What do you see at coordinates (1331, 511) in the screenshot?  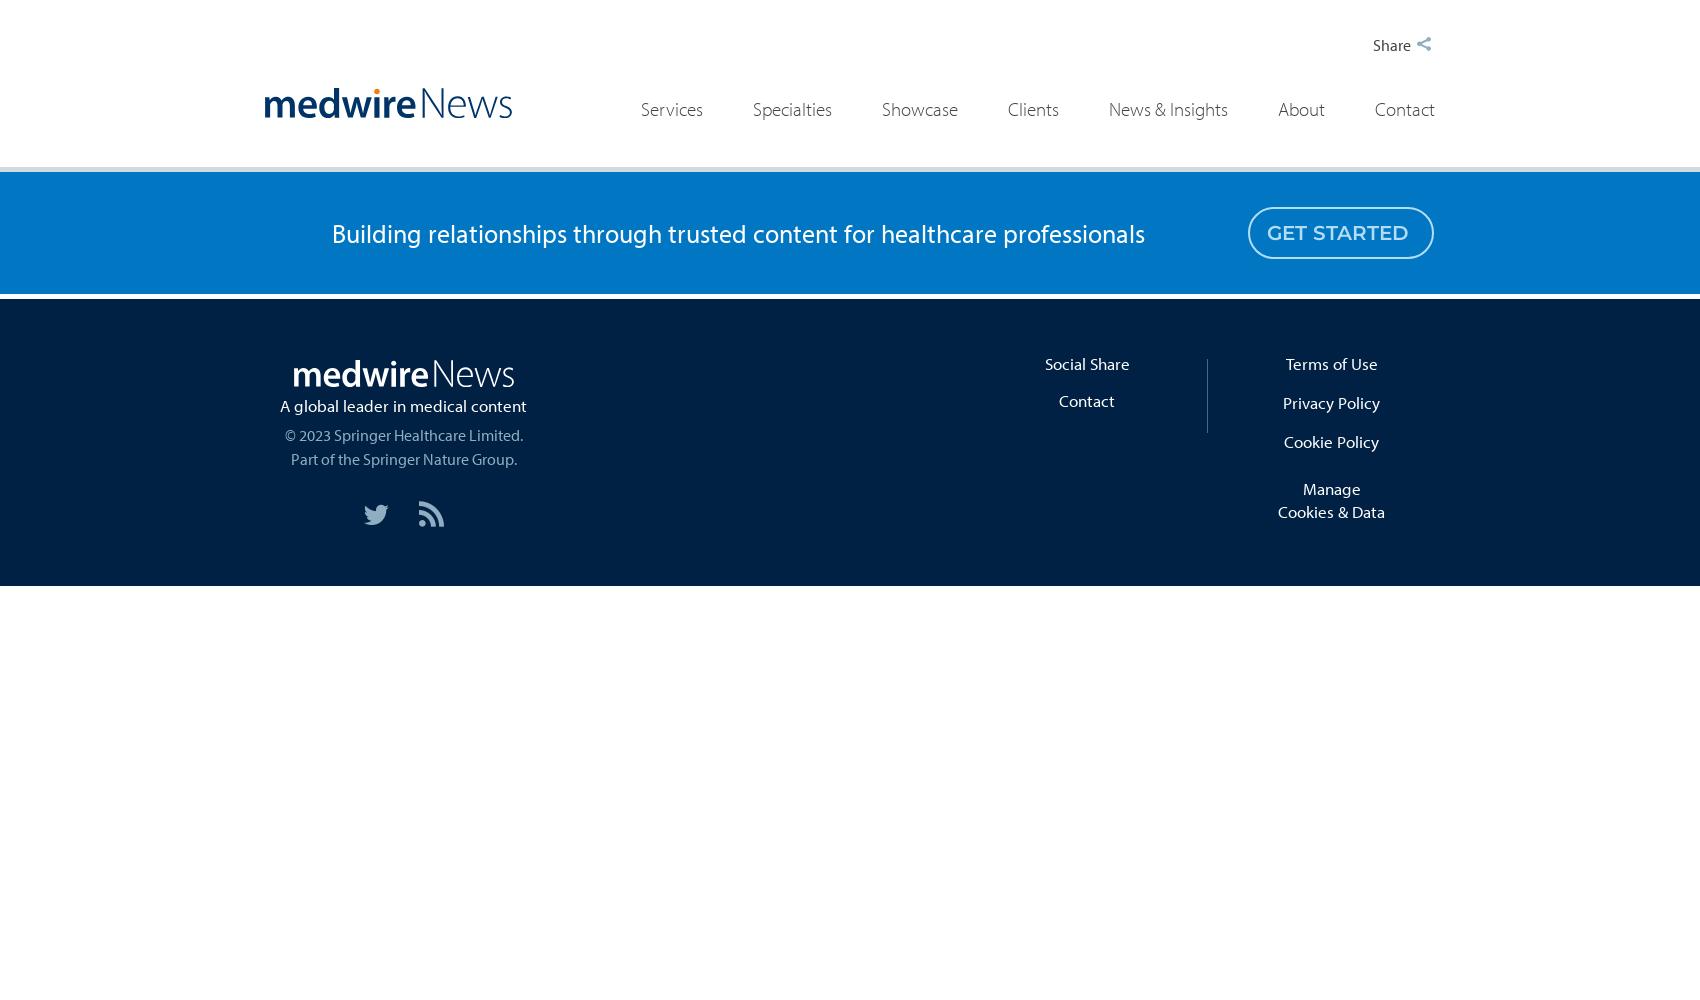 I see `'Cookies & Data'` at bounding box center [1331, 511].